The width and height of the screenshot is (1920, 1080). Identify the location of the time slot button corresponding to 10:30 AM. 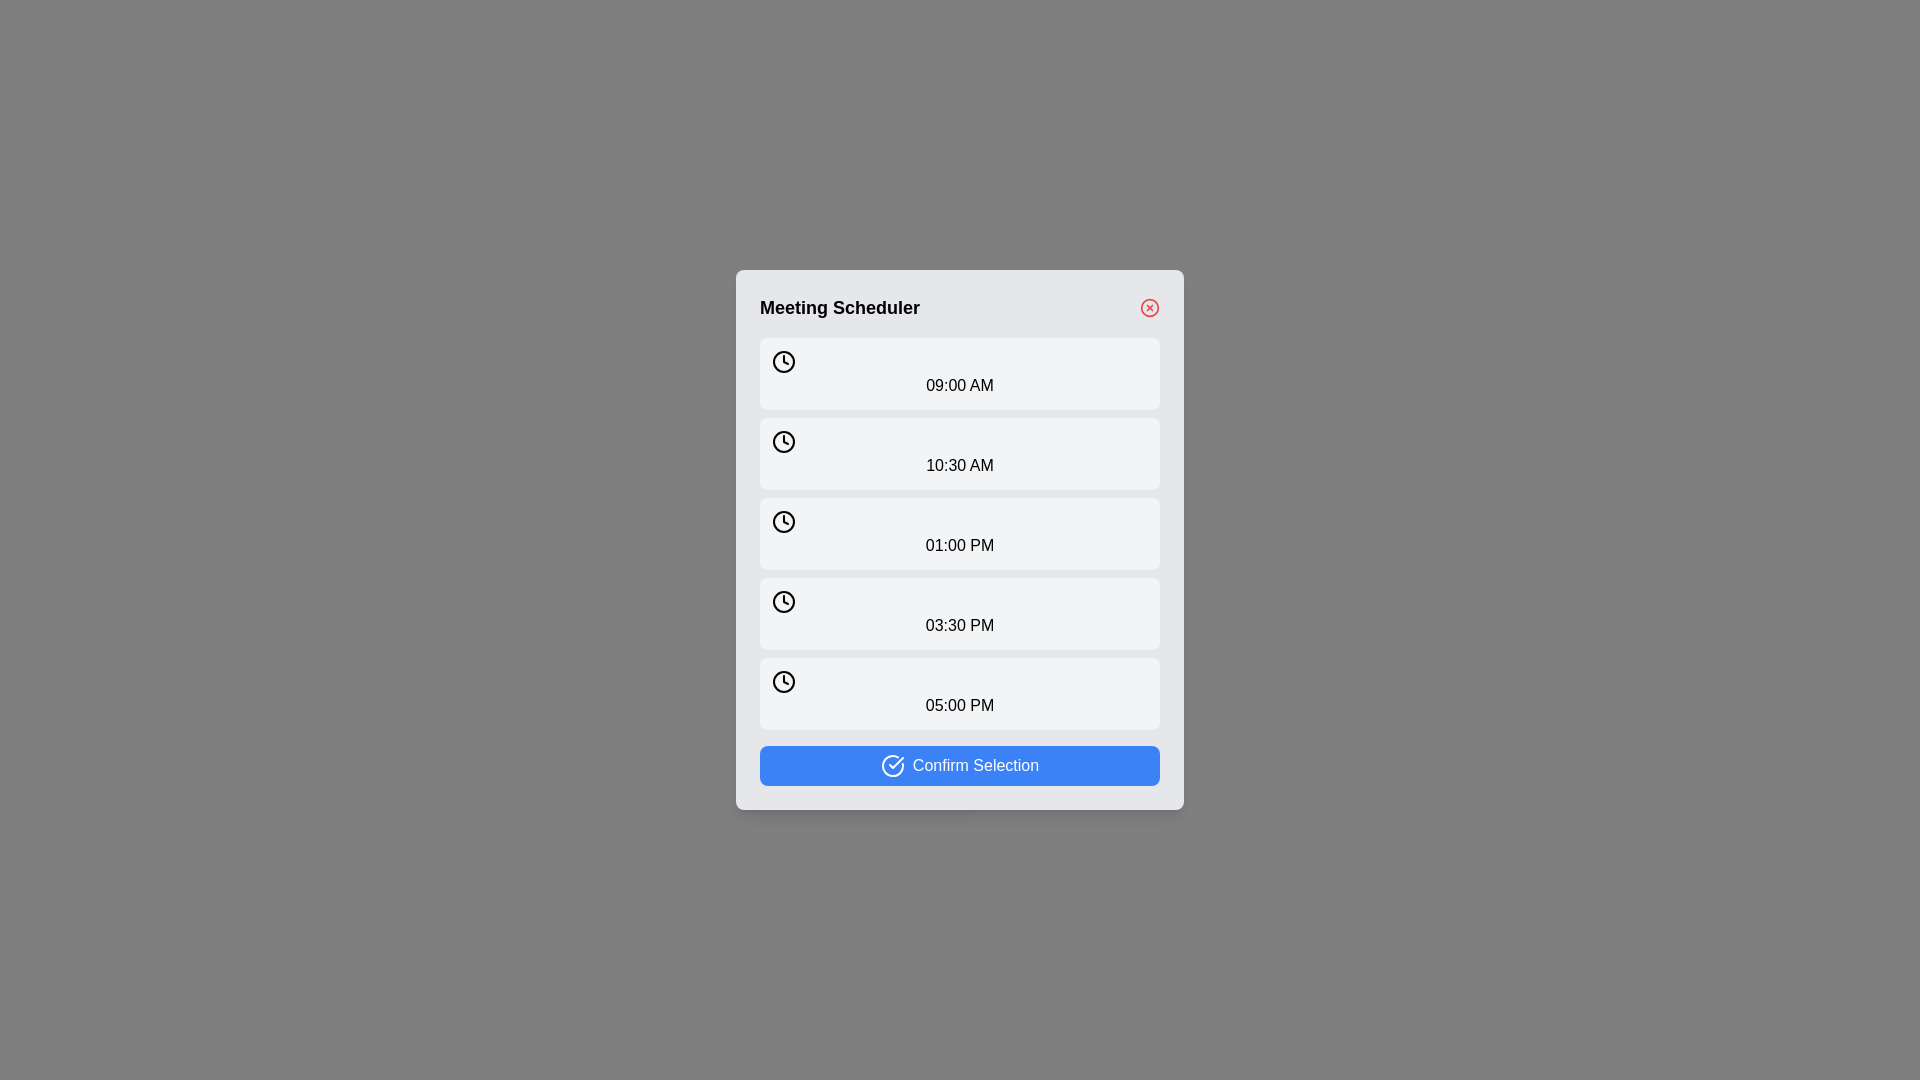
(960, 454).